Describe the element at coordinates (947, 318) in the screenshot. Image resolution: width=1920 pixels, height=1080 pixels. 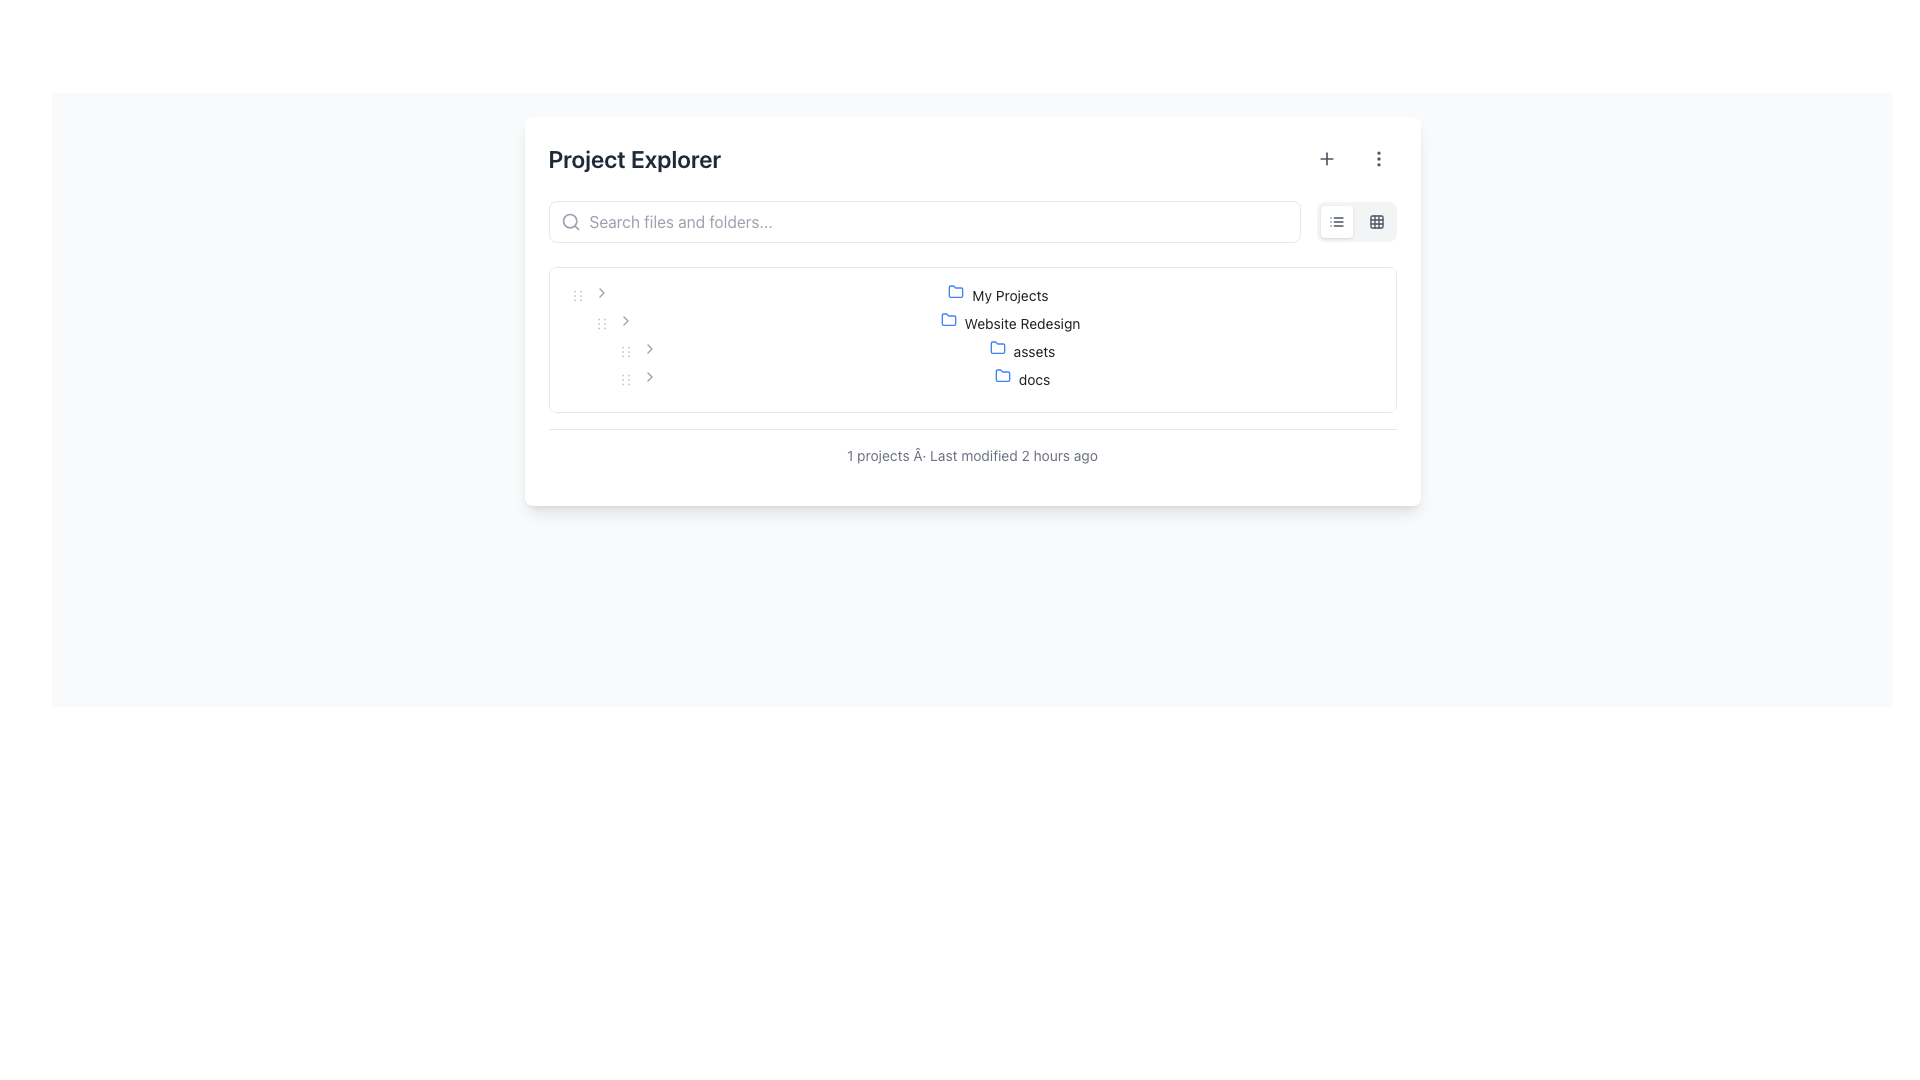
I see `the blue folder icon` at that location.